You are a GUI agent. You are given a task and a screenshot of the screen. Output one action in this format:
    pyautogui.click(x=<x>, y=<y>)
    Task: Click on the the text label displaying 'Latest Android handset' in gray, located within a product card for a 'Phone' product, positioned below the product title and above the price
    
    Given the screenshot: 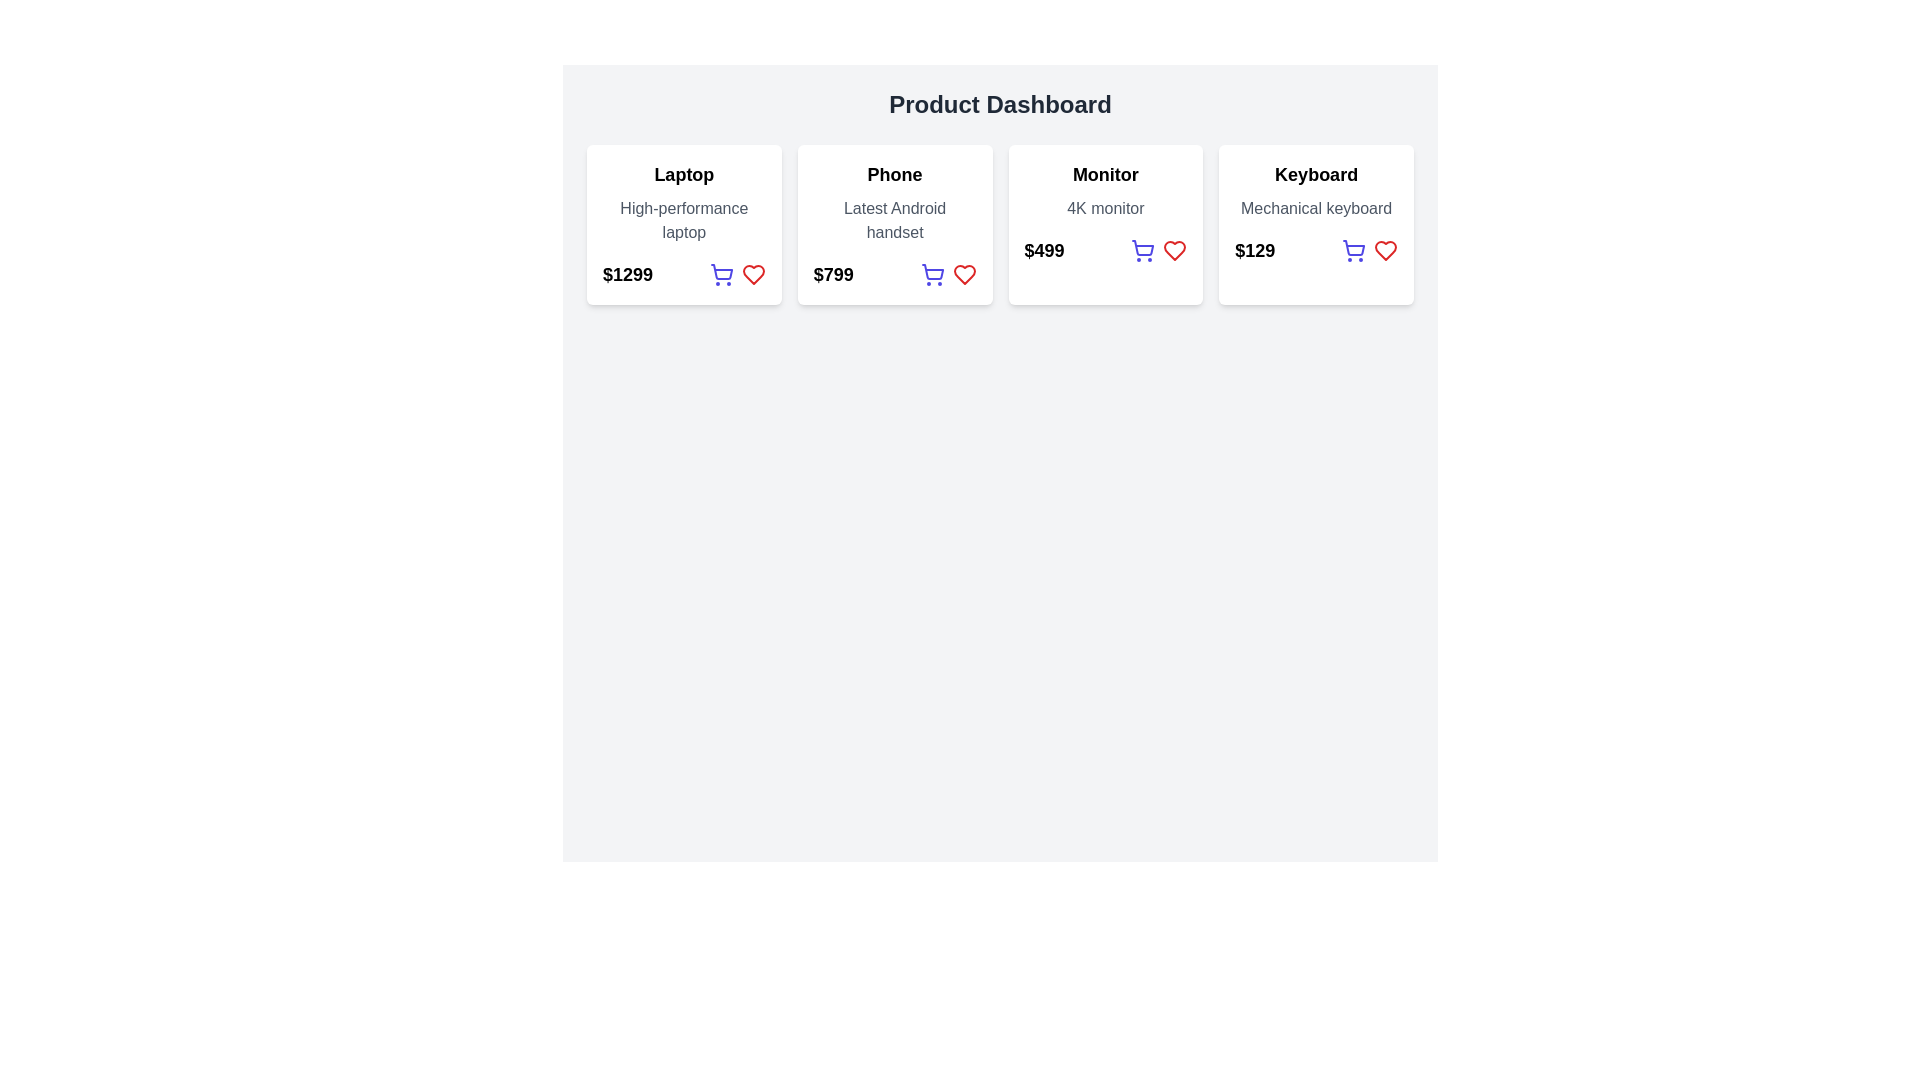 What is the action you would take?
    pyautogui.click(x=894, y=220)
    